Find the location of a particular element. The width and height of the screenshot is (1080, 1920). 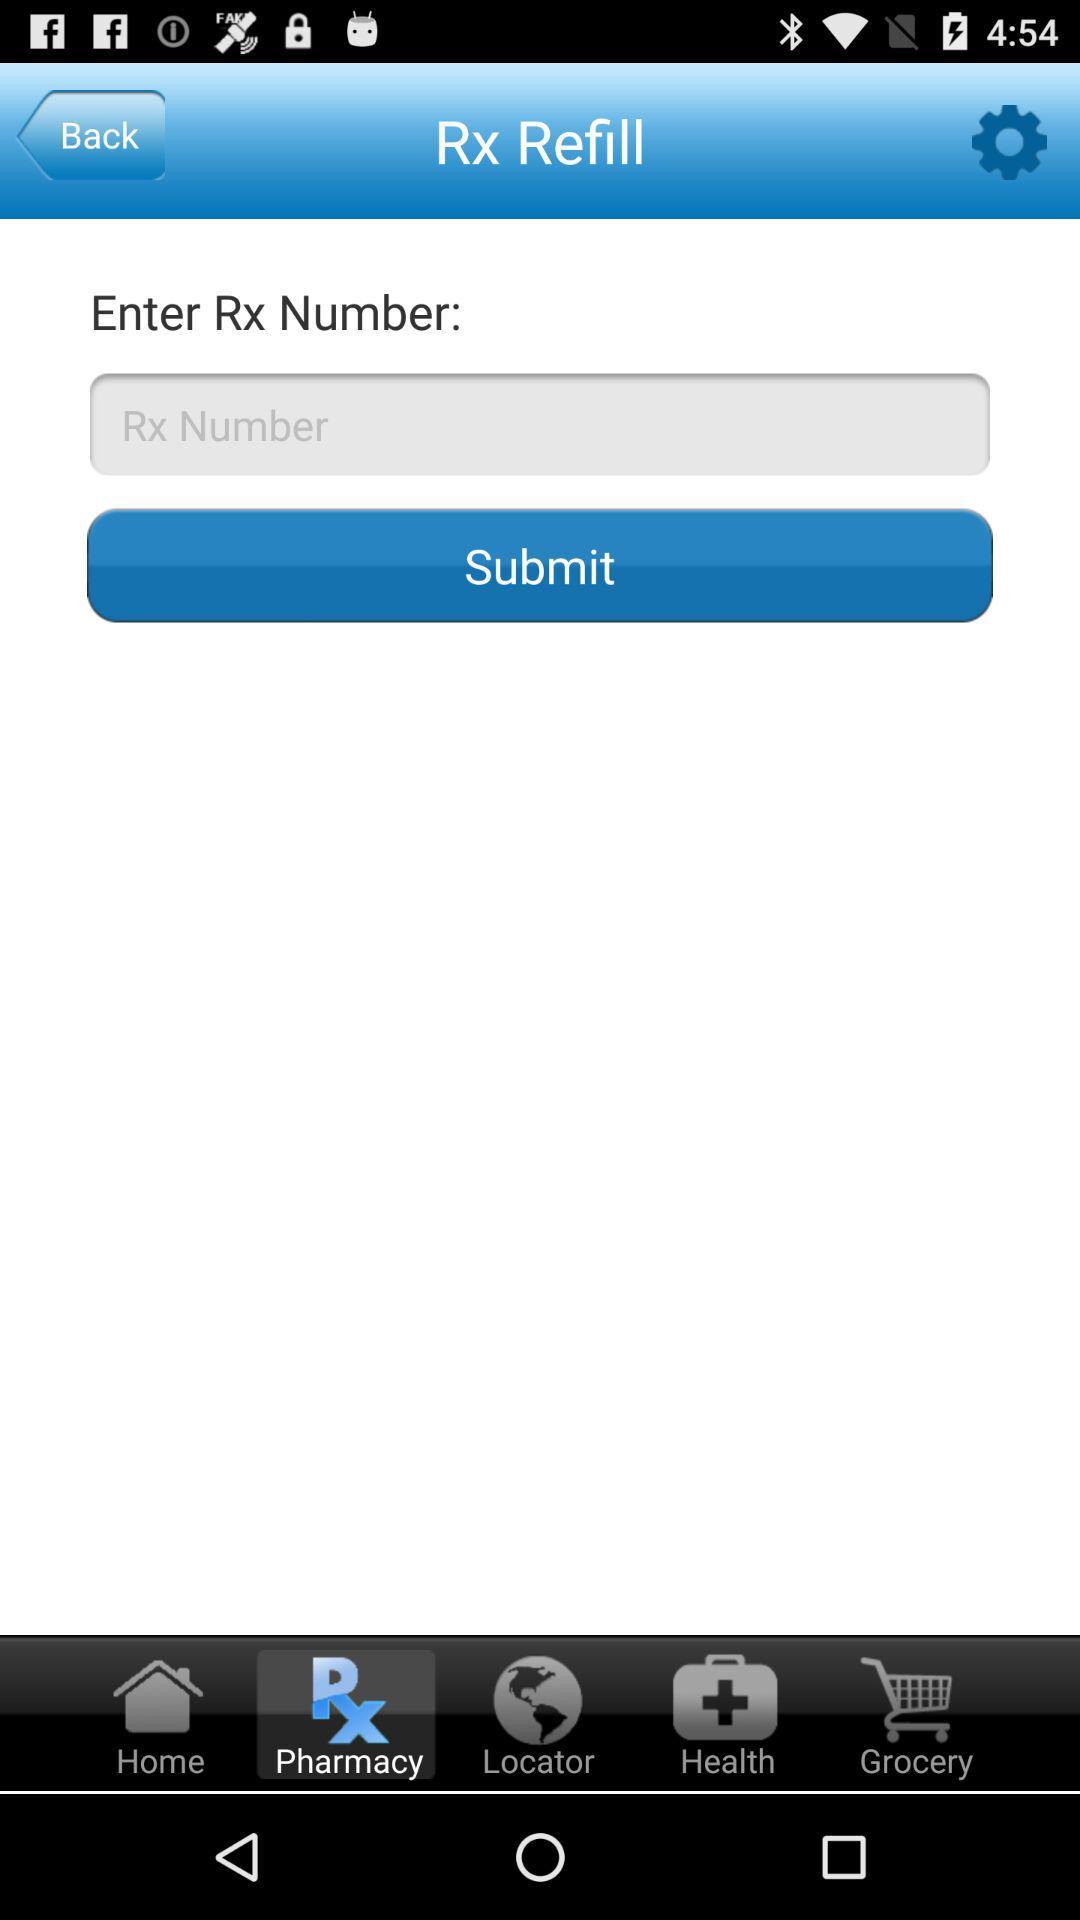

the add icon is located at coordinates (724, 1834).